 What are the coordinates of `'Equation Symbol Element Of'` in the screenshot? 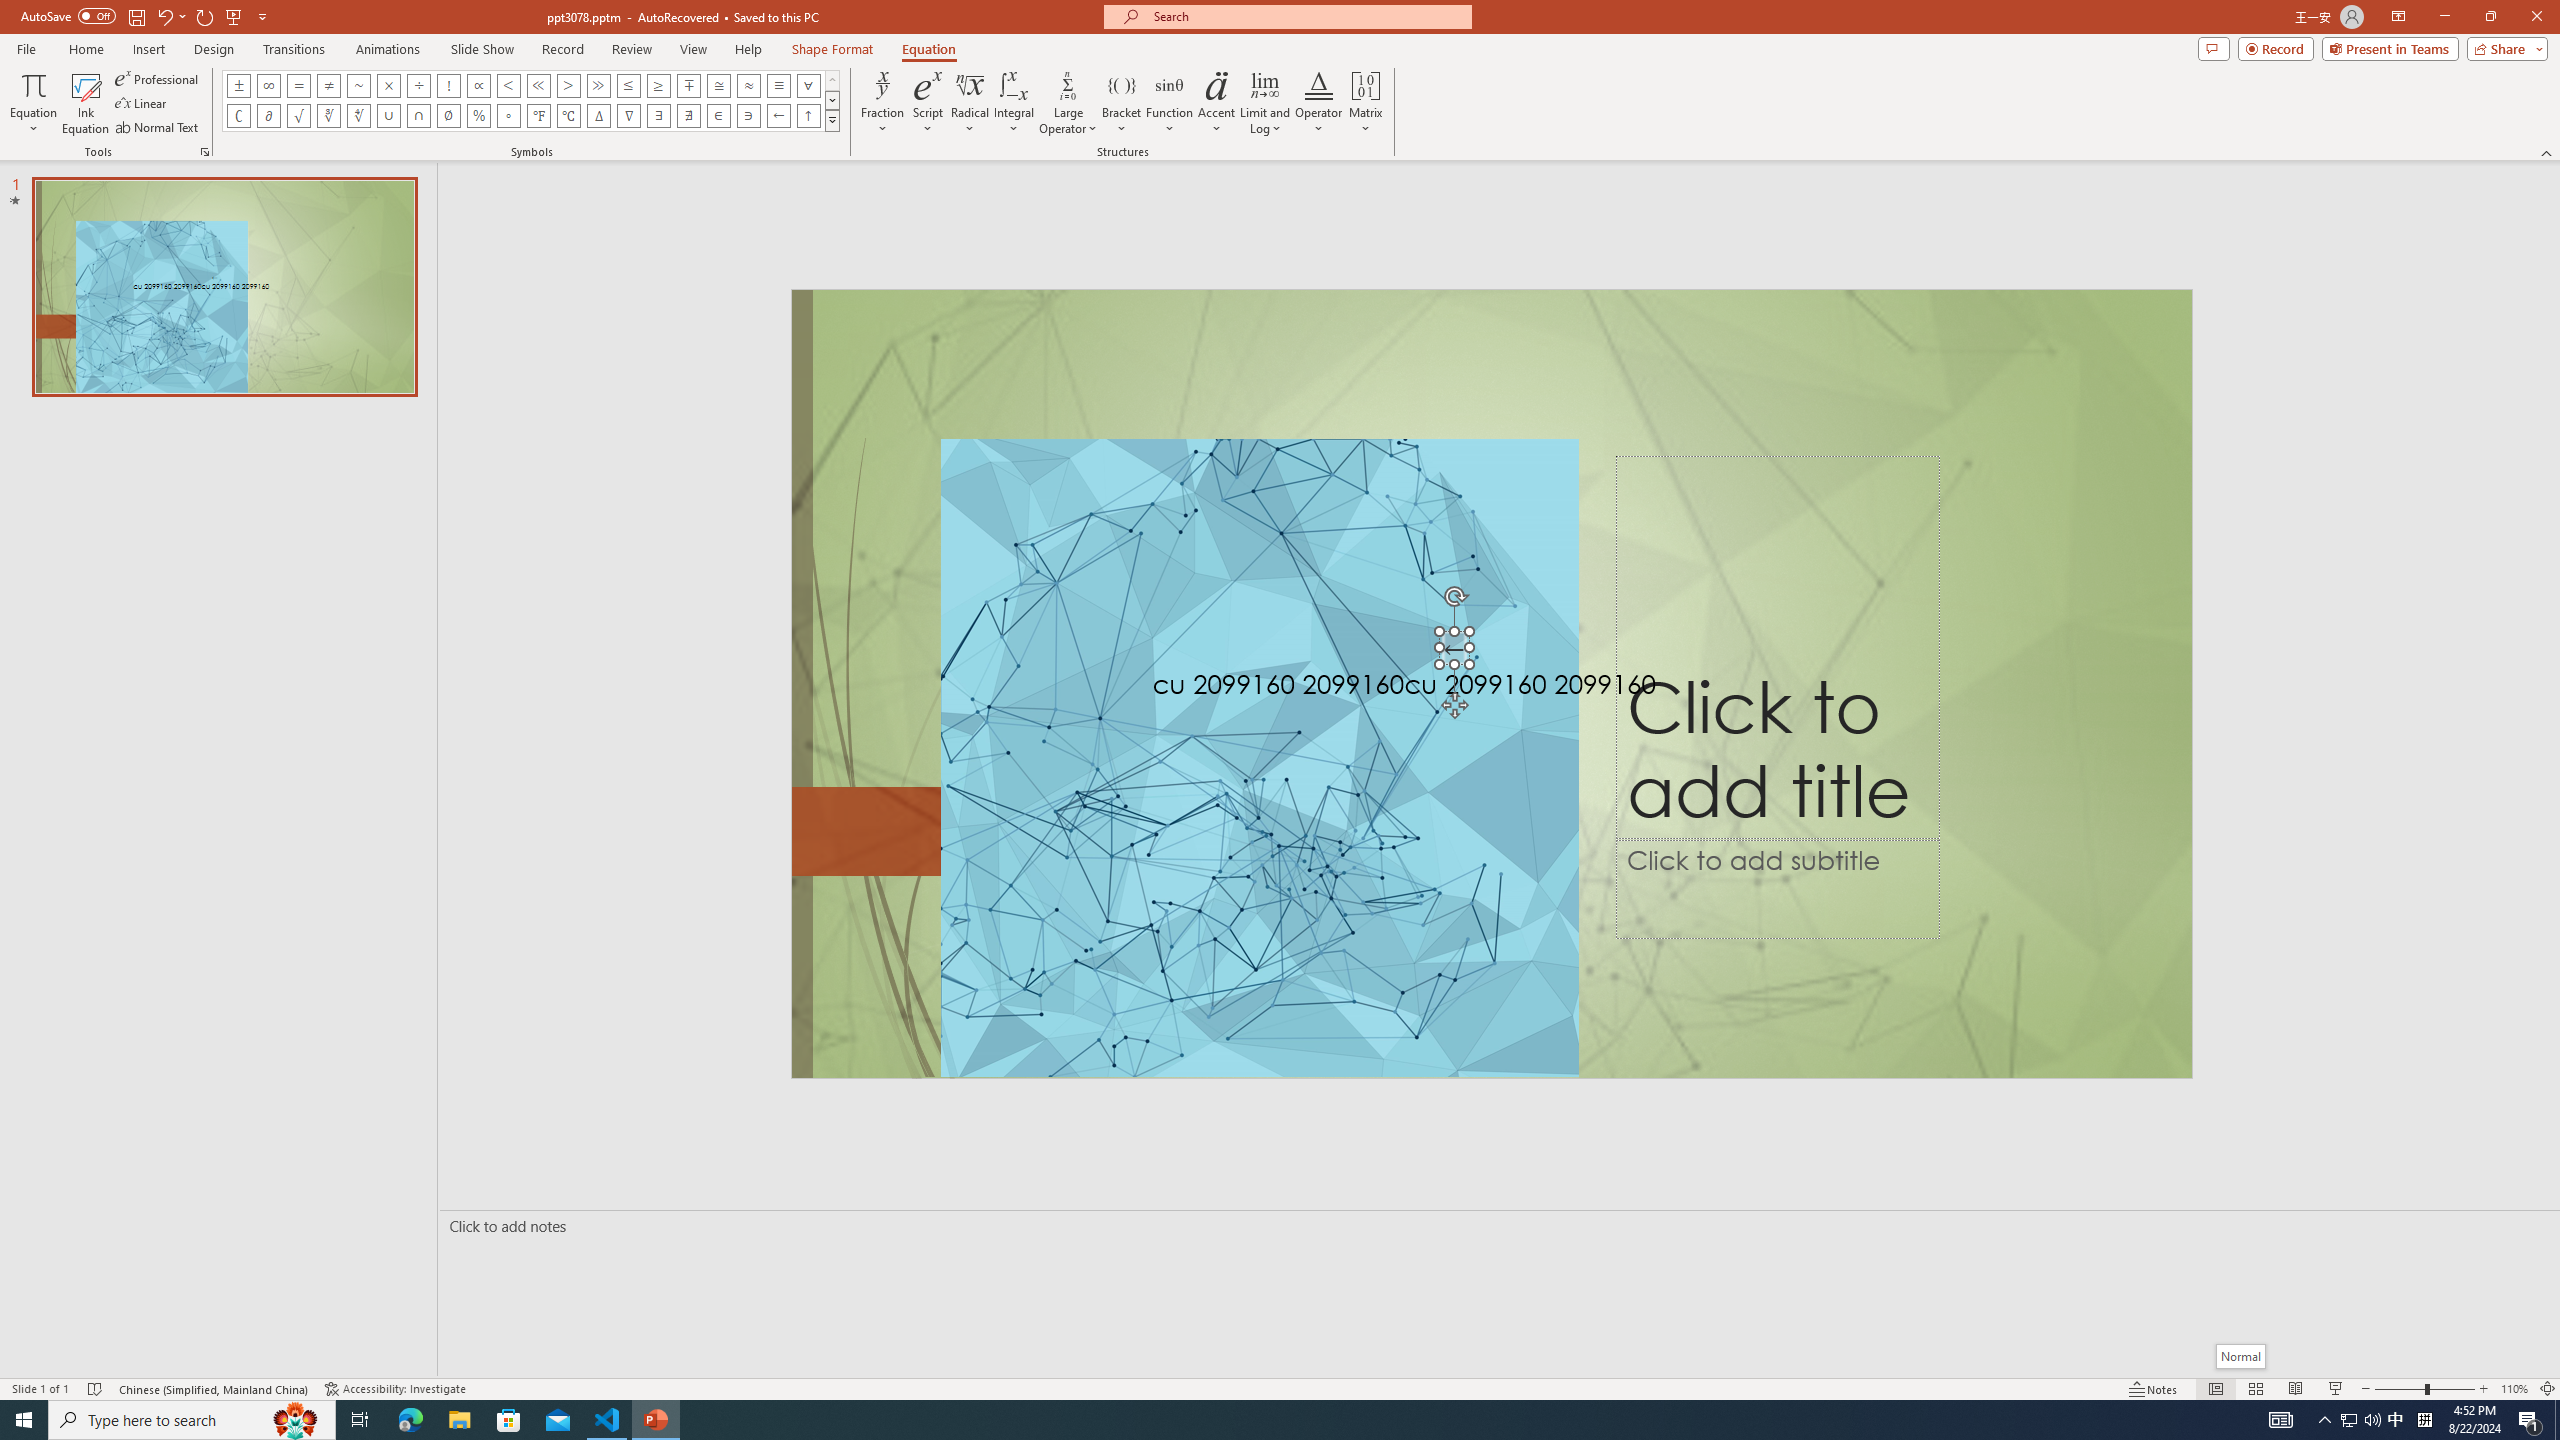 It's located at (718, 114).